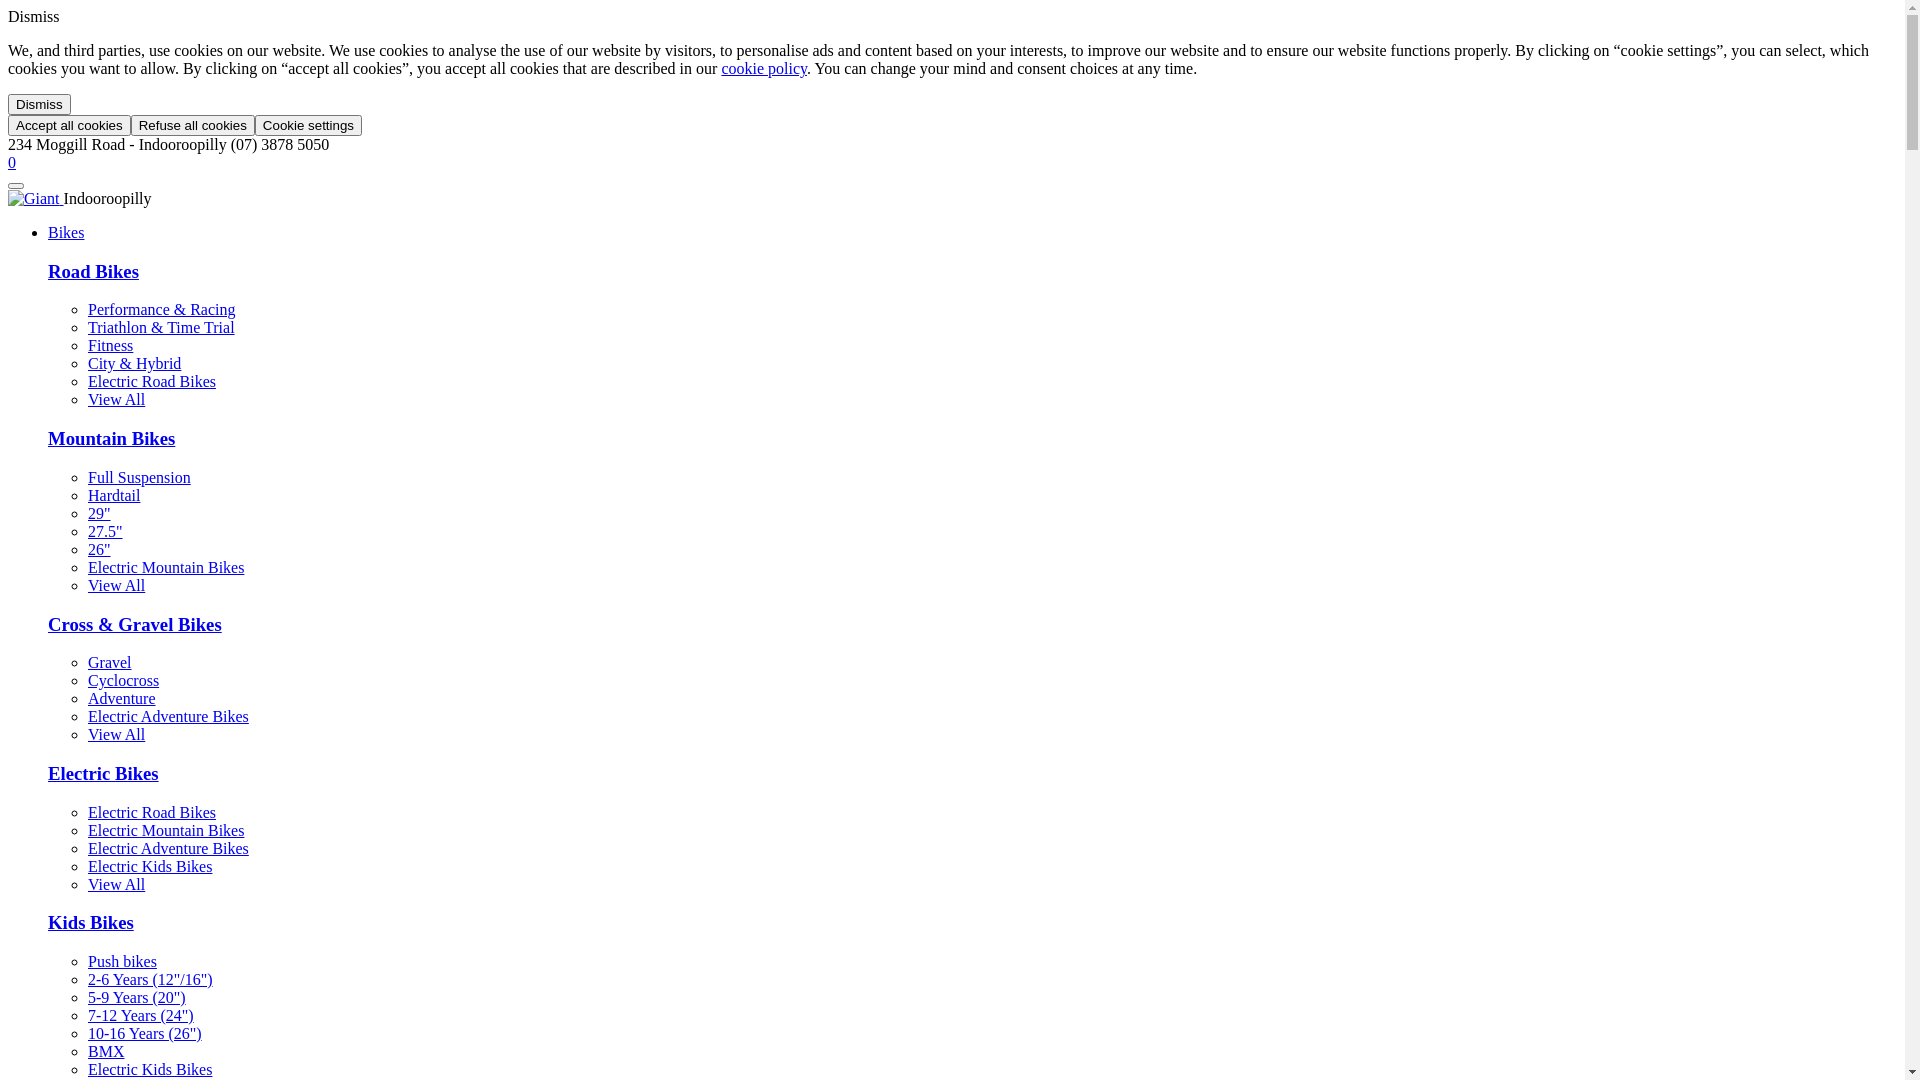 This screenshot has width=1920, height=1080. I want to click on 'Triathlon & Time Trial', so click(161, 326).